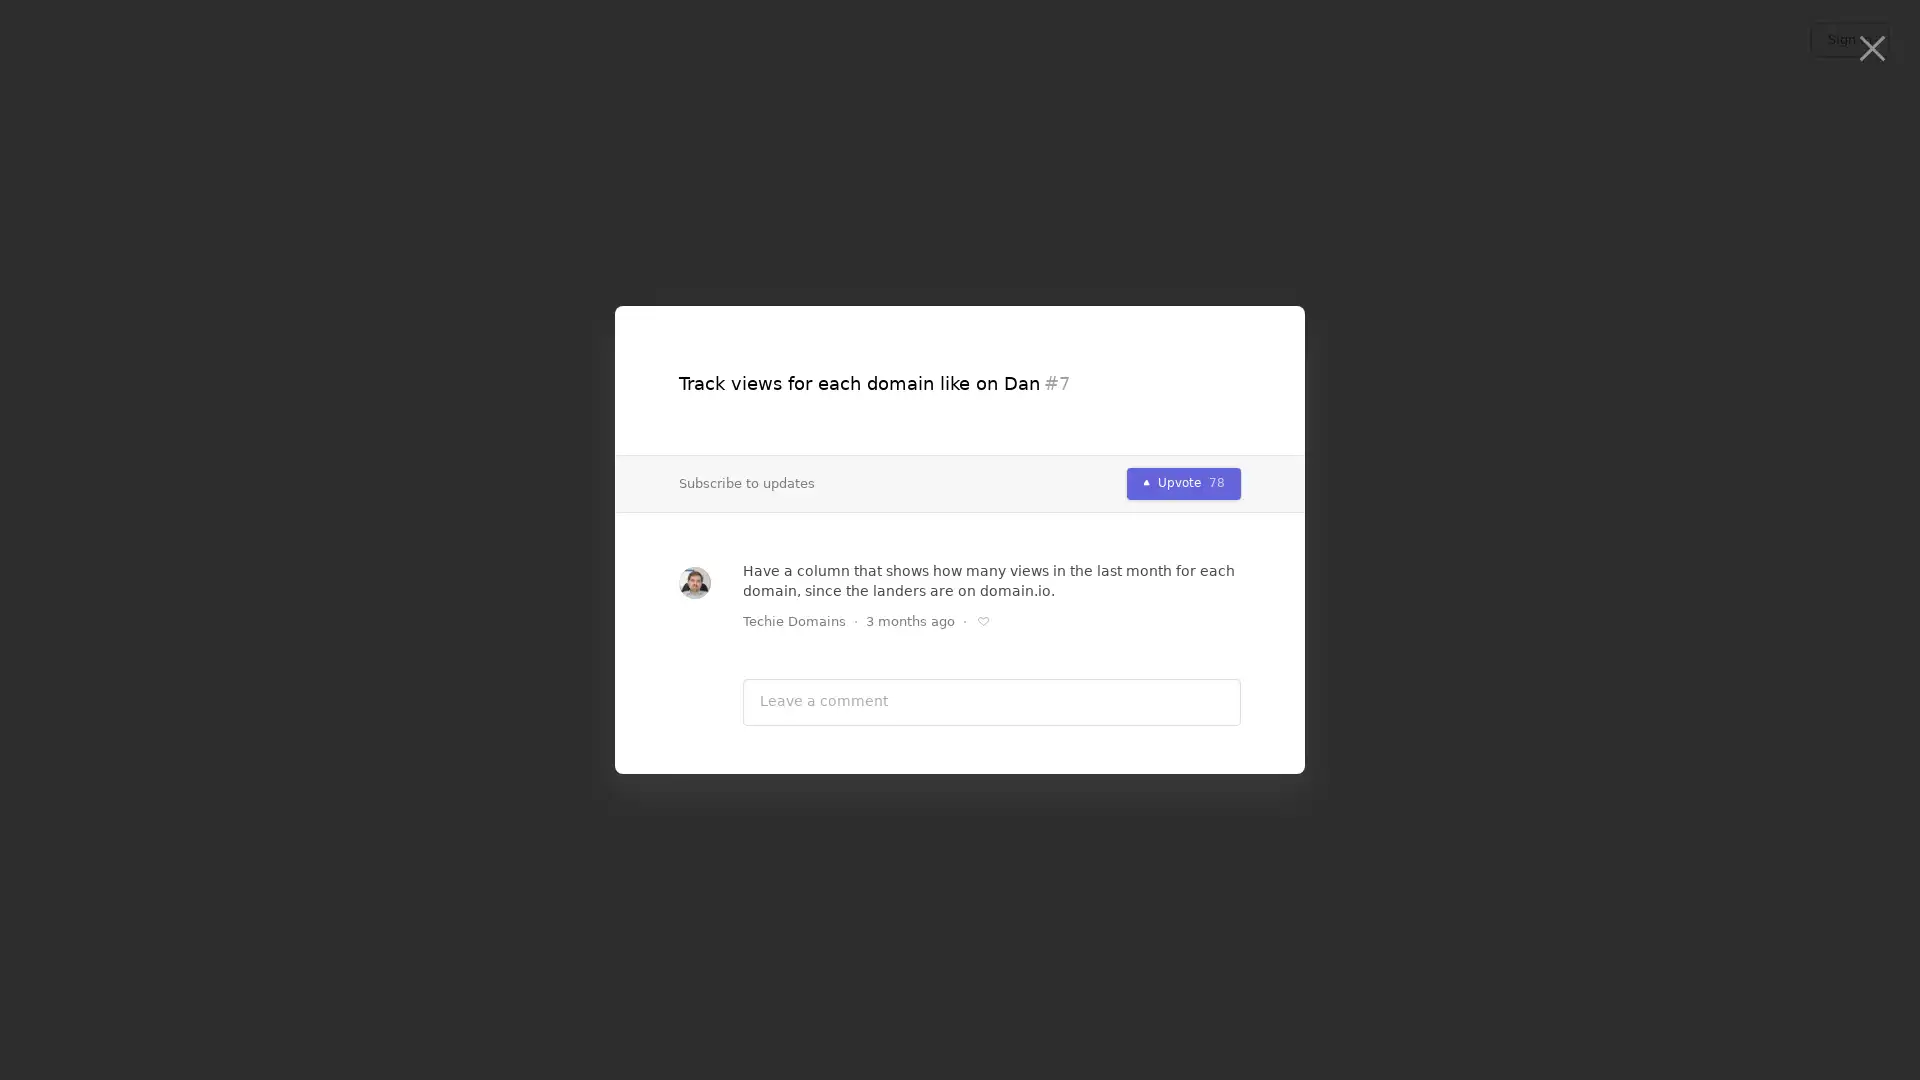  What do you see at coordinates (793, 620) in the screenshot?
I see `Techie Domains` at bounding box center [793, 620].